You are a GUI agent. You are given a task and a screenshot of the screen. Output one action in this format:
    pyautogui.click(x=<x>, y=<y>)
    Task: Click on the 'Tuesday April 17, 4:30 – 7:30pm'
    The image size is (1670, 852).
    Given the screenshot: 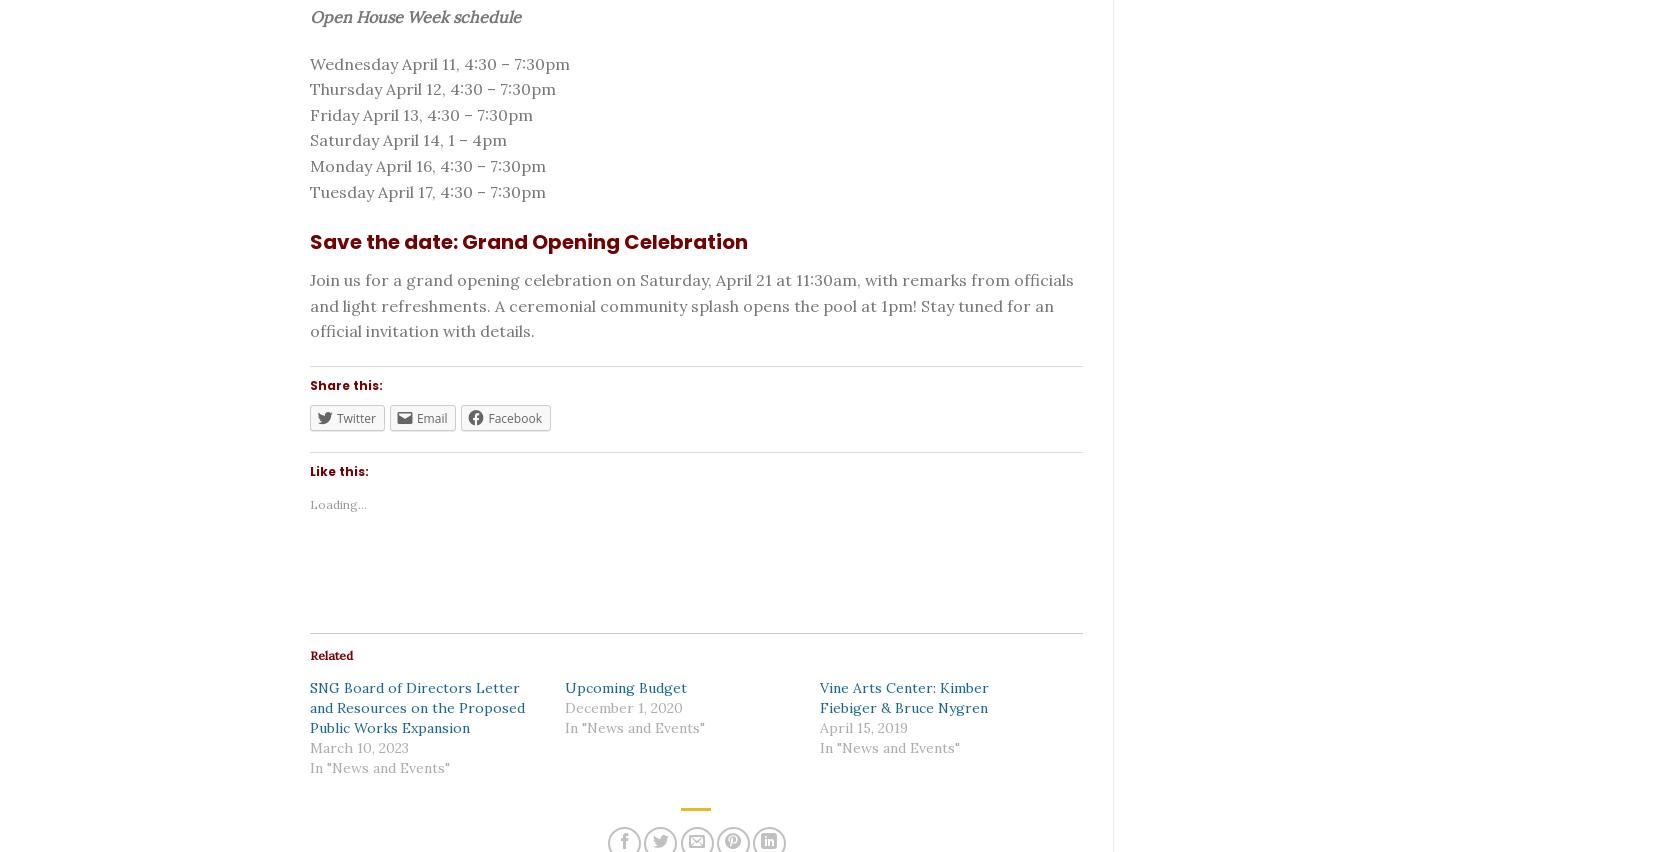 What is the action you would take?
    pyautogui.click(x=427, y=191)
    